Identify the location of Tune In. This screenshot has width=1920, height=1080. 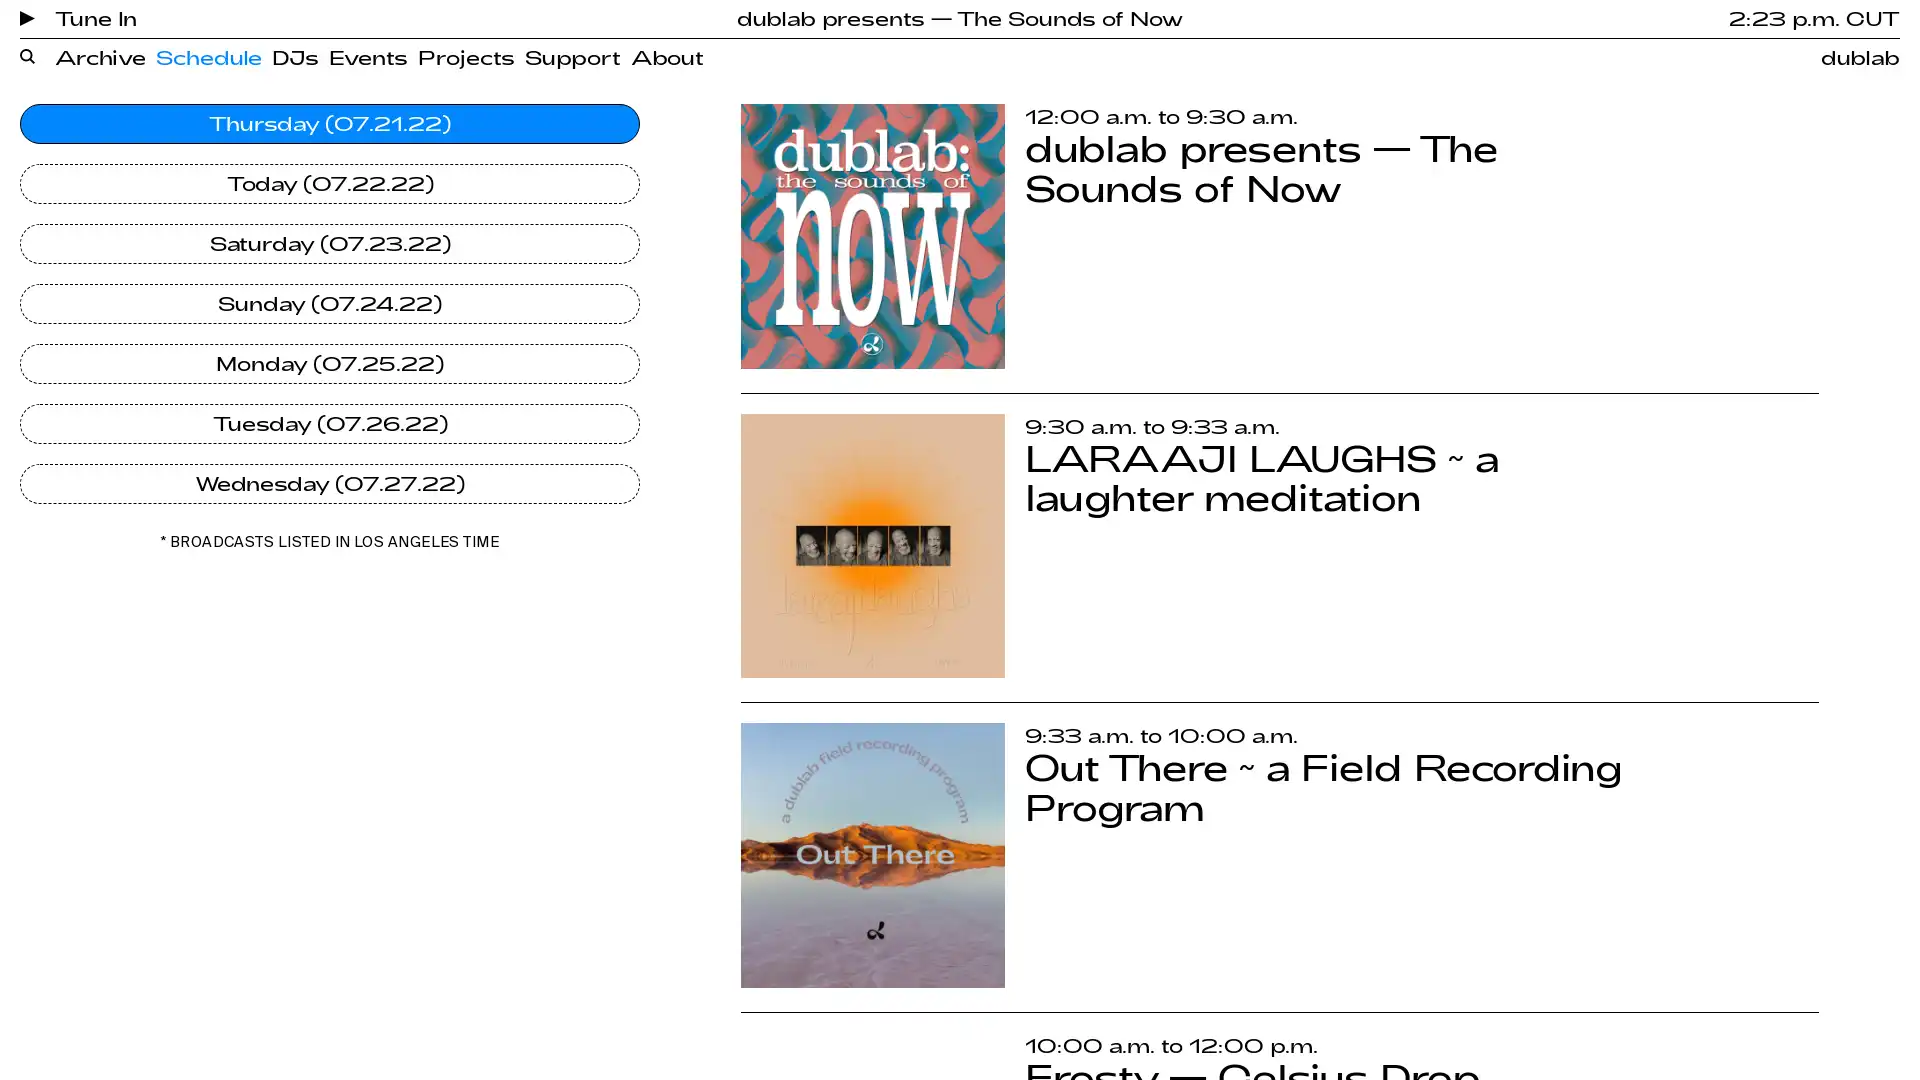
(78, 18).